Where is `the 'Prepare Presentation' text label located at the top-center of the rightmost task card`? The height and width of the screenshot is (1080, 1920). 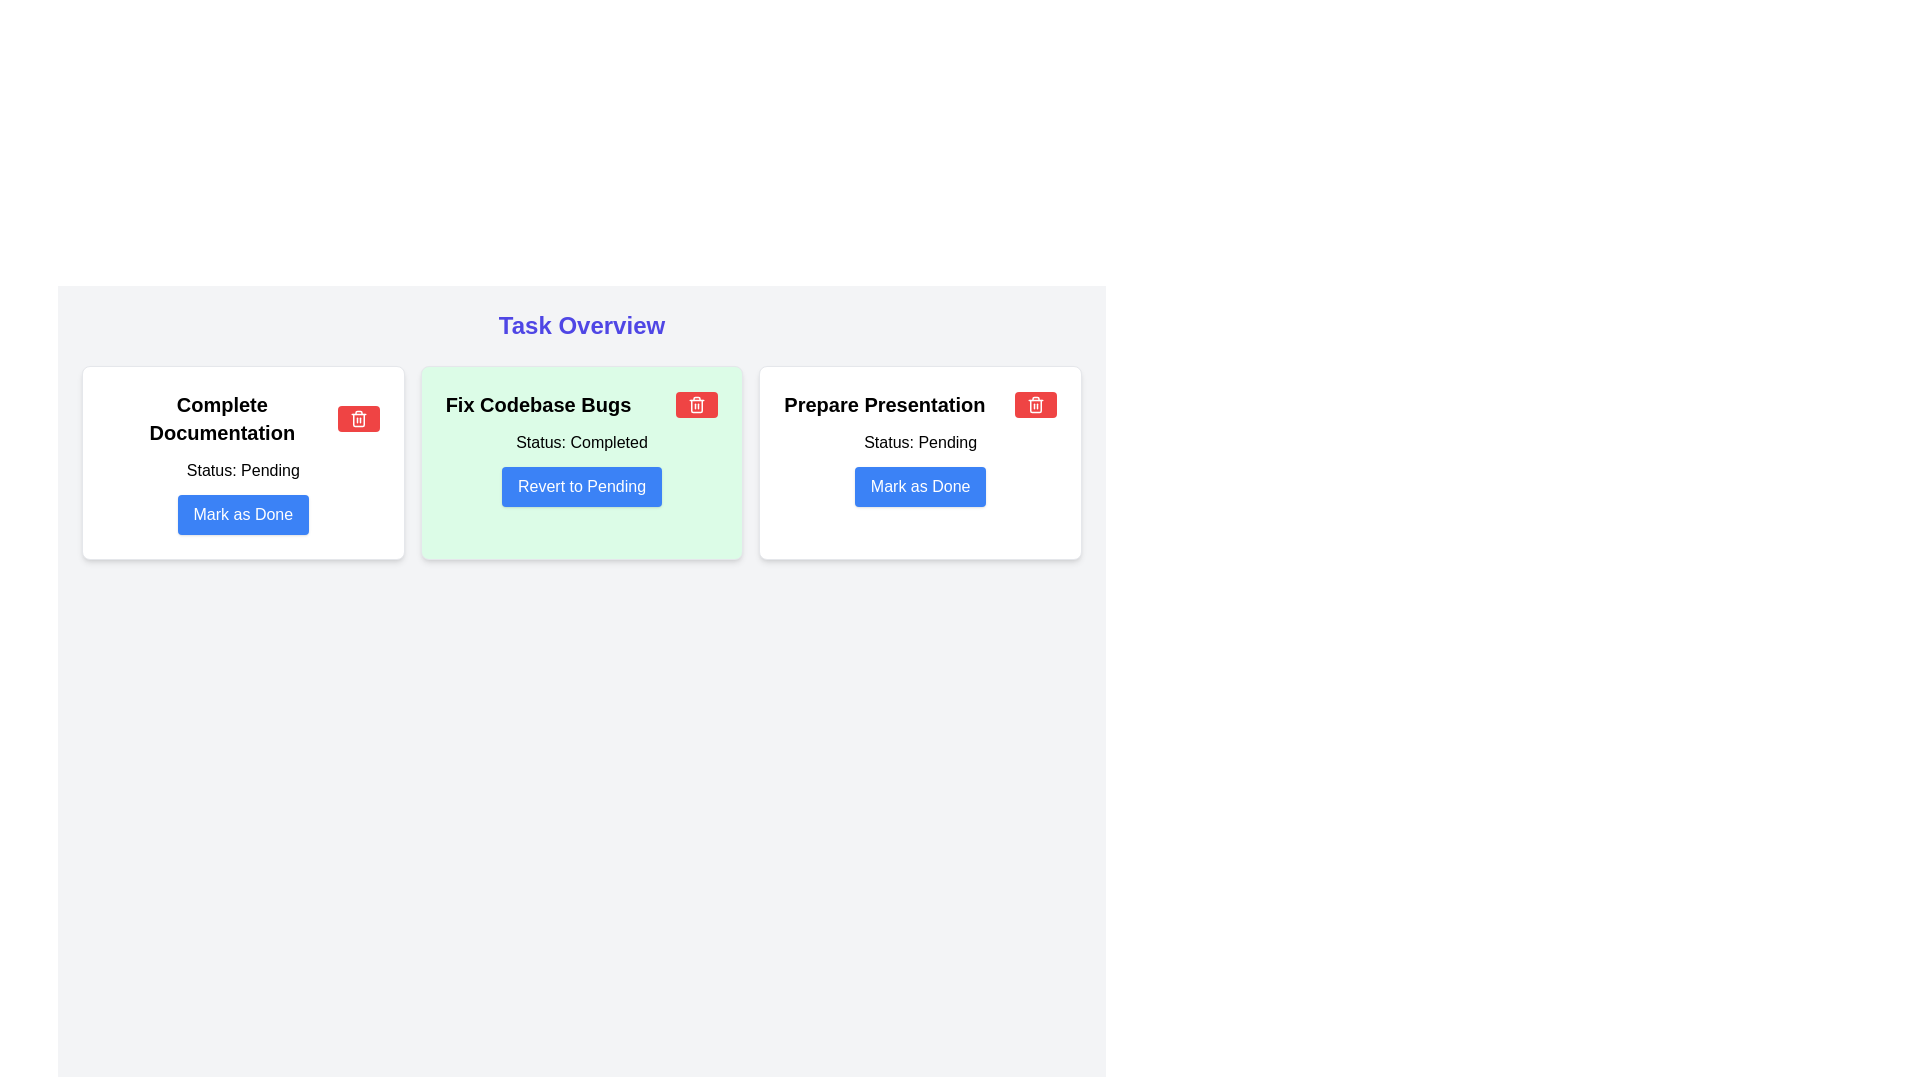
the 'Prepare Presentation' text label located at the top-center of the rightmost task card is located at coordinates (883, 405).